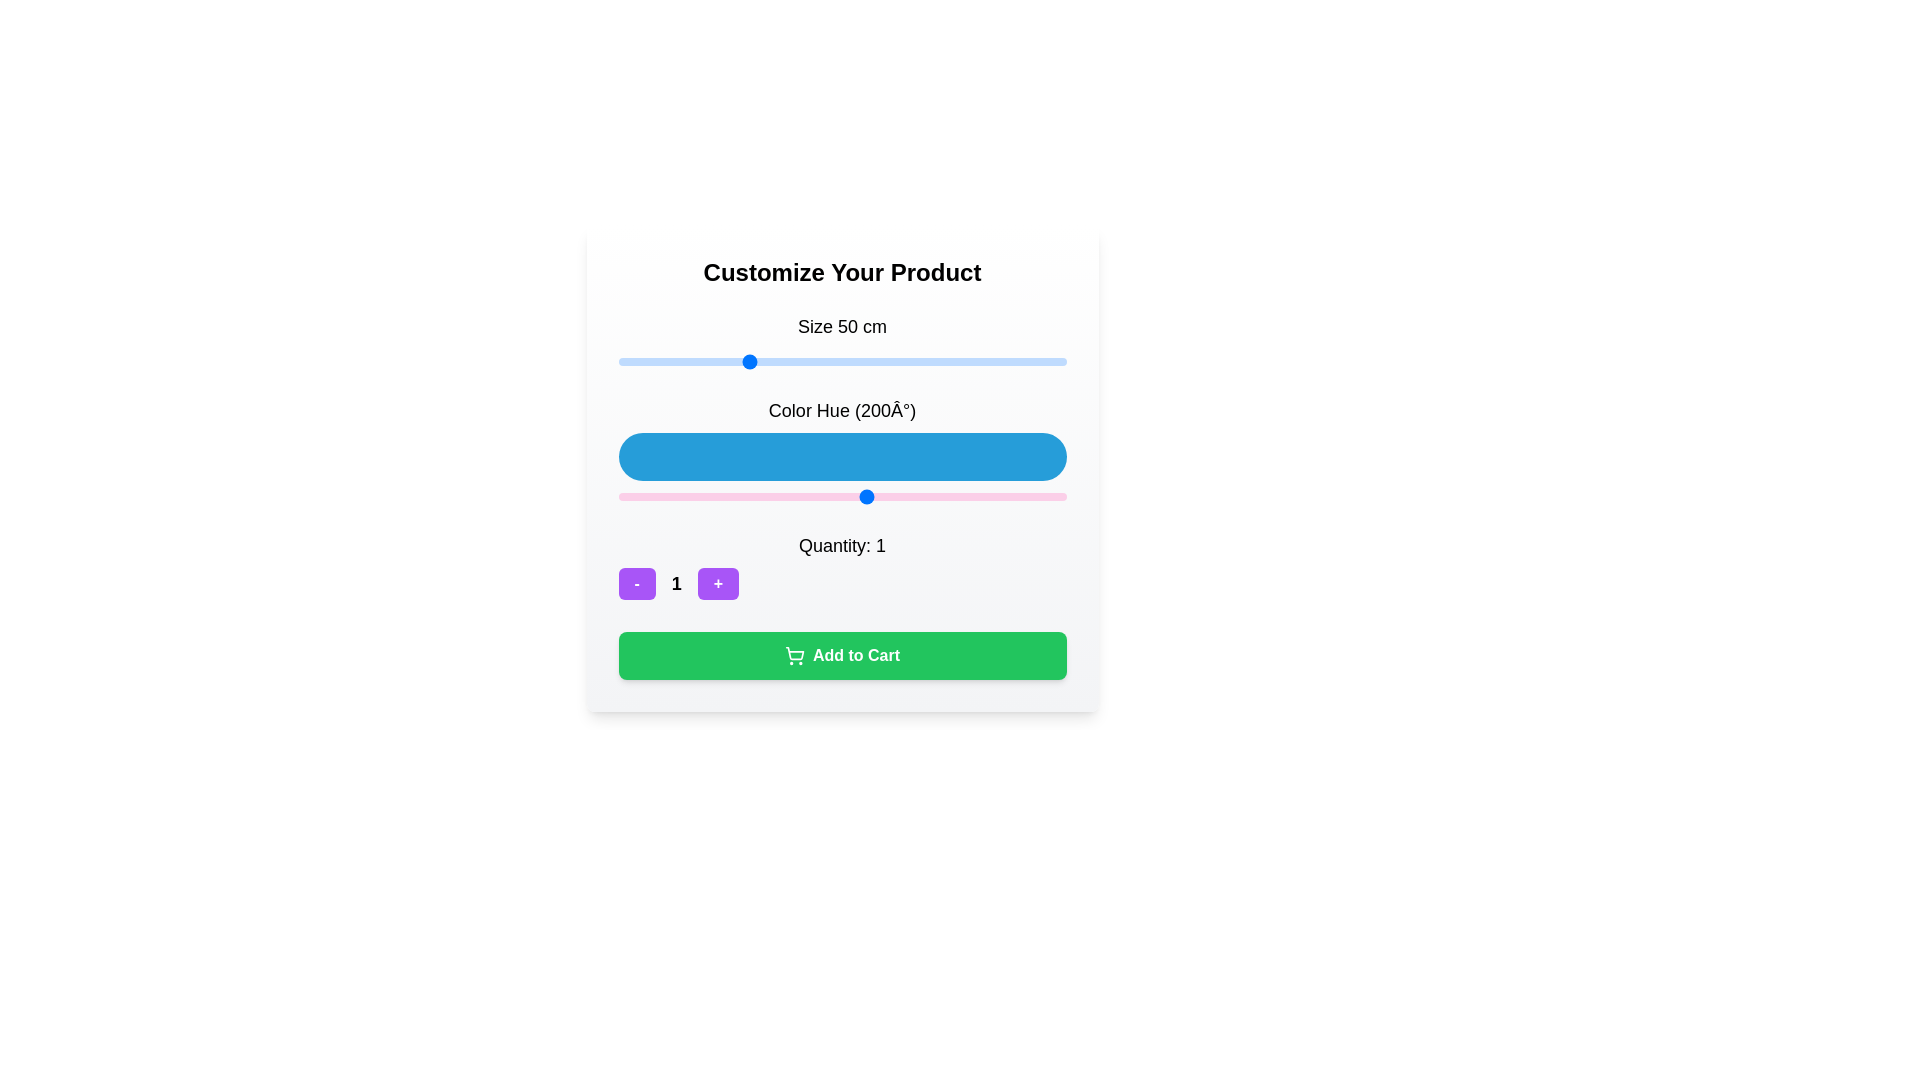 This screenshot has height=1080, width=1920. What do you see at coordinates (676, 583) in the screenshot?
I see `the display text element that shows the current quantity, located in the lower central region of the interface, between the '-' button on the left and the '+' button on the right` at bounding box center [676, 583].